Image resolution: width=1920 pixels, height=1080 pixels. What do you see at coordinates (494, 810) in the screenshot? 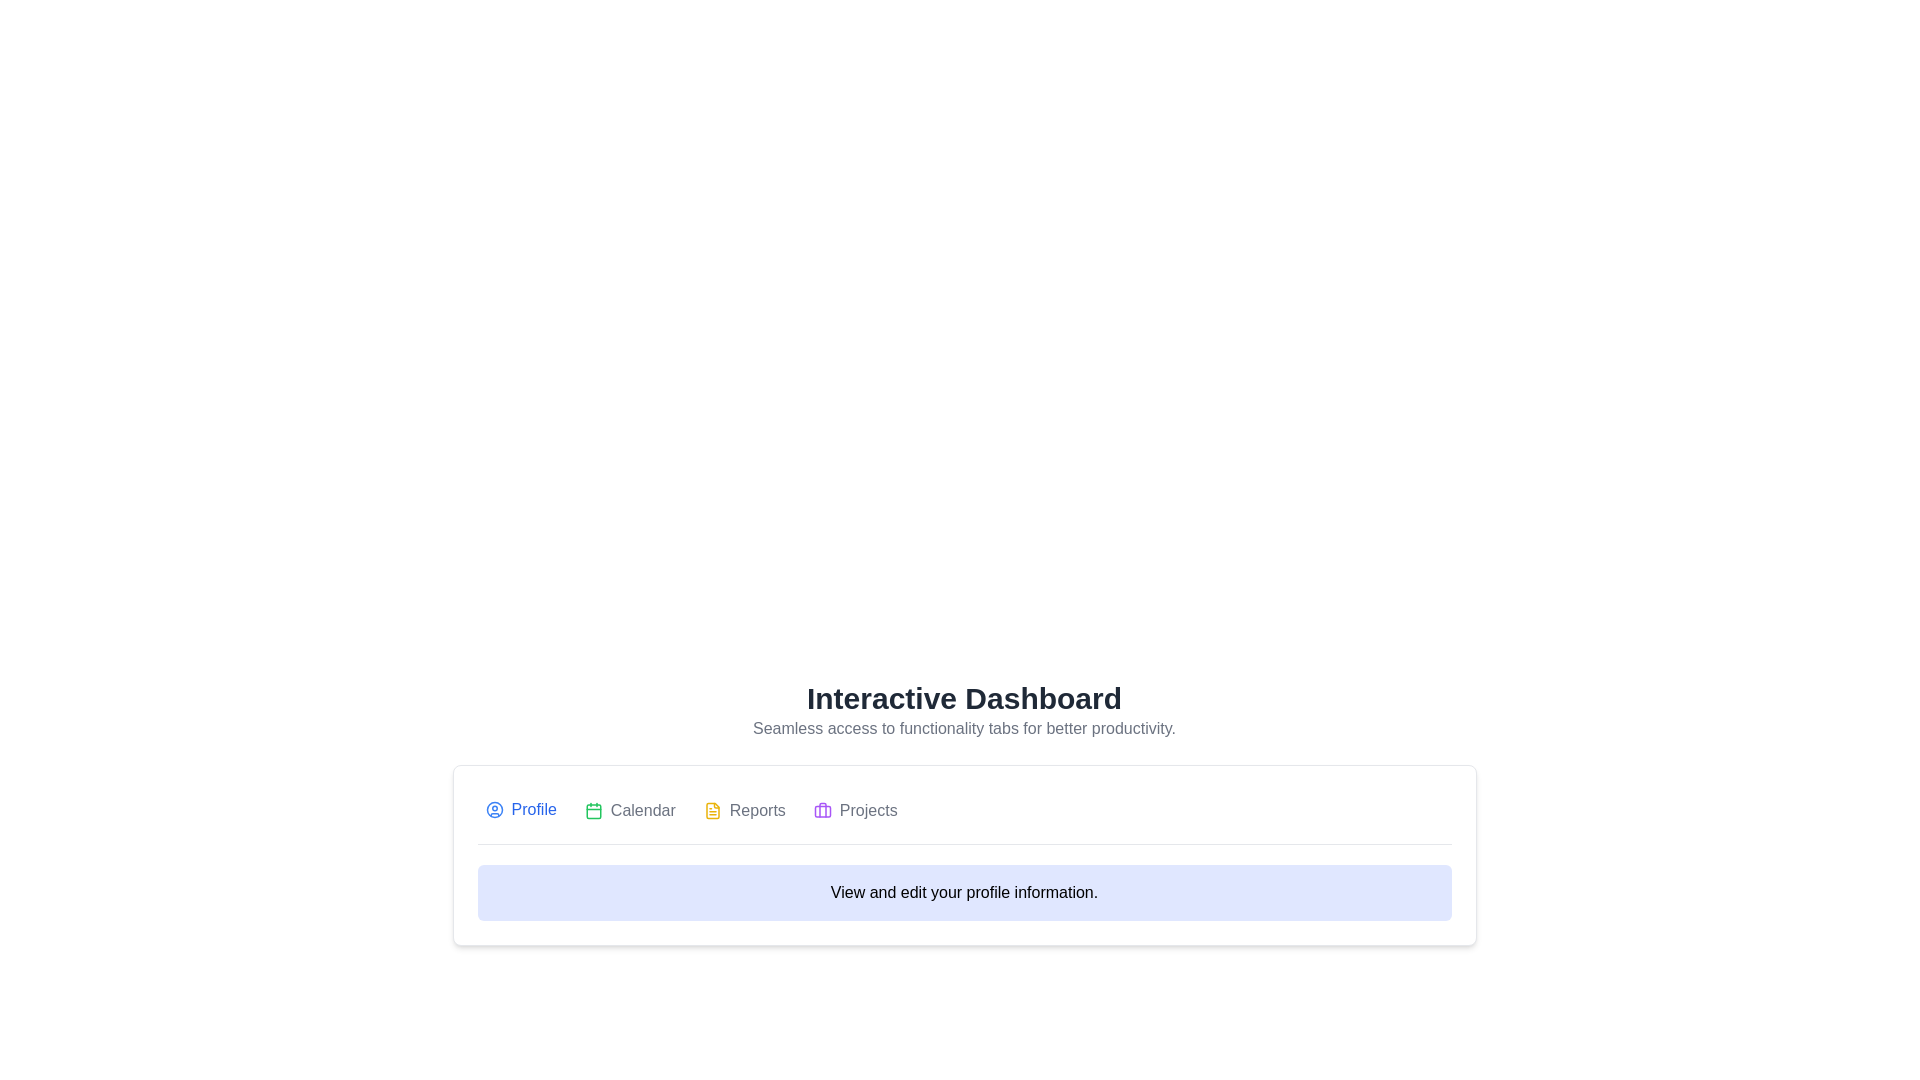
I see `the user profile icon located in the top-left corner of the horizontal menu navigation bar that contains links such as 'Profile' and 'Calendar'` at bounding box center [494, 810].